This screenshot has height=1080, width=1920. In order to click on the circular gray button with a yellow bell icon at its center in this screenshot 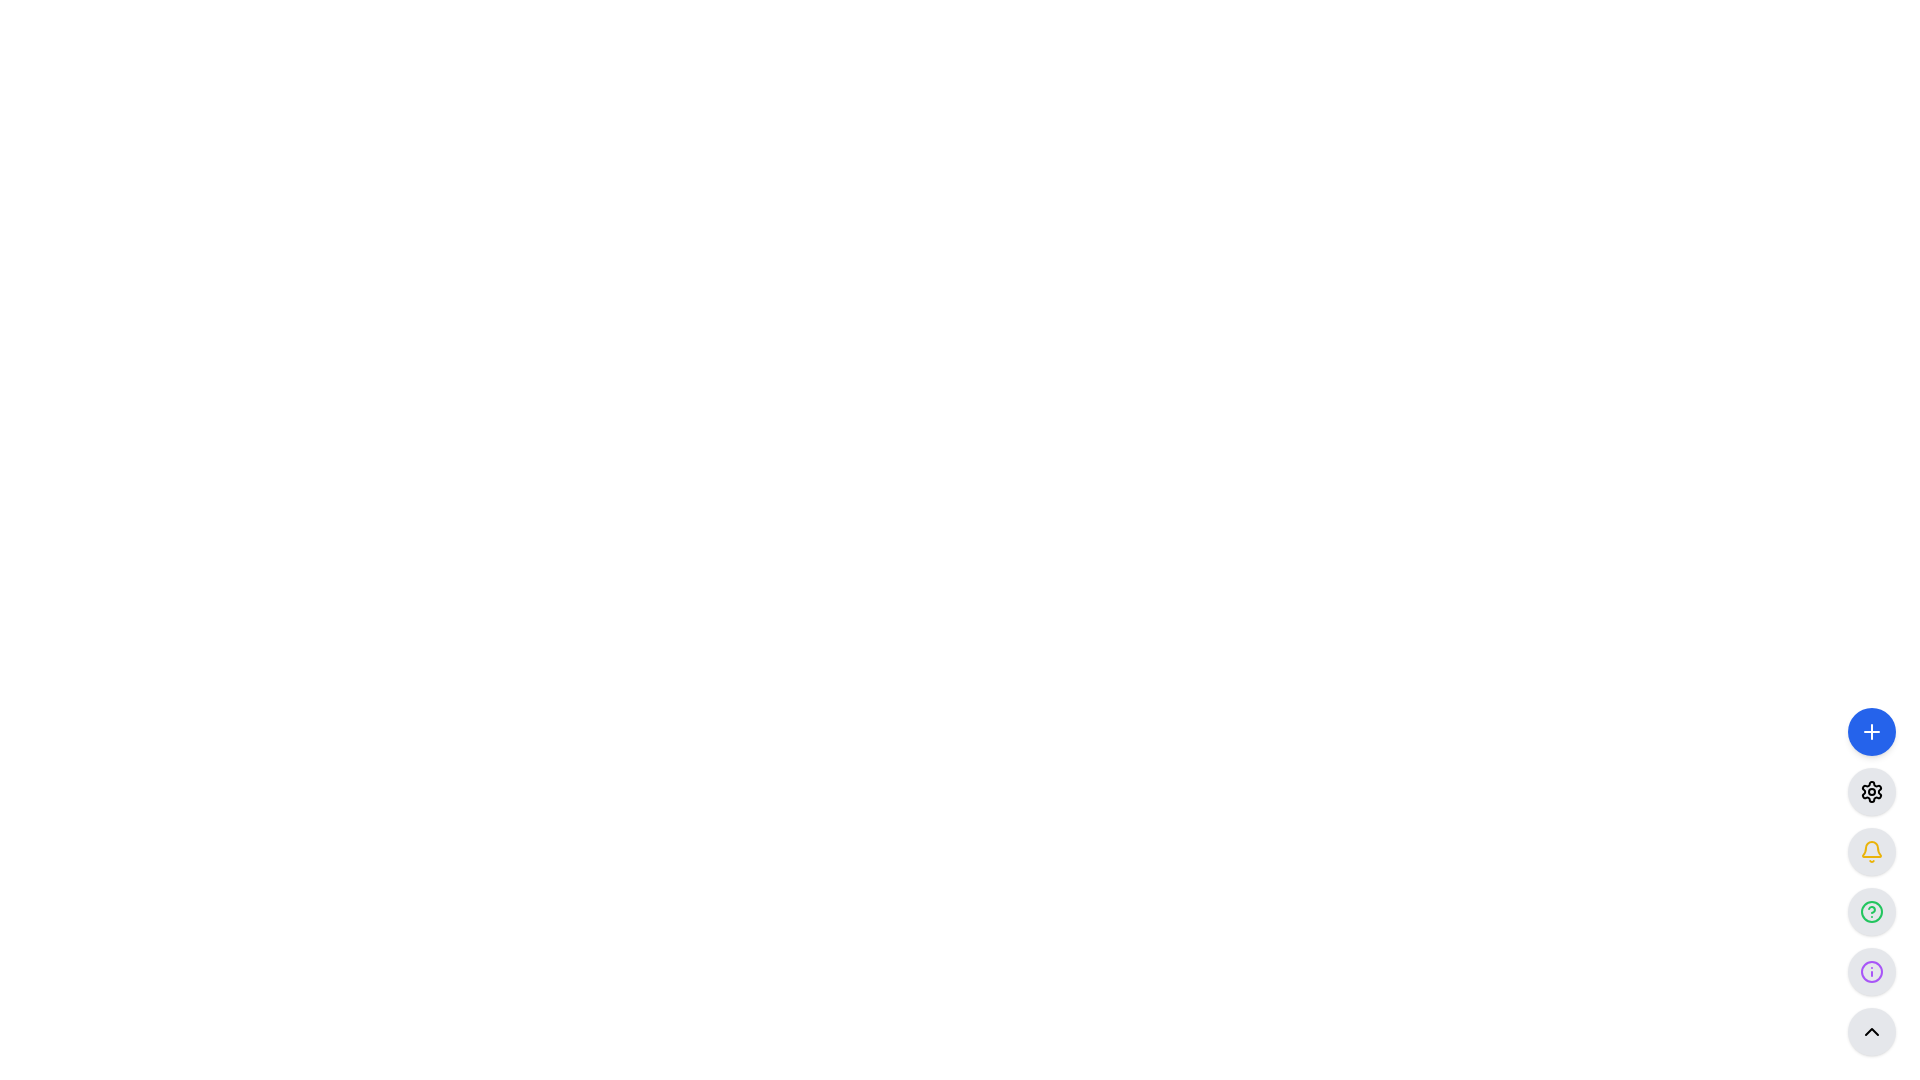, I will do `click(1871, 852)`.